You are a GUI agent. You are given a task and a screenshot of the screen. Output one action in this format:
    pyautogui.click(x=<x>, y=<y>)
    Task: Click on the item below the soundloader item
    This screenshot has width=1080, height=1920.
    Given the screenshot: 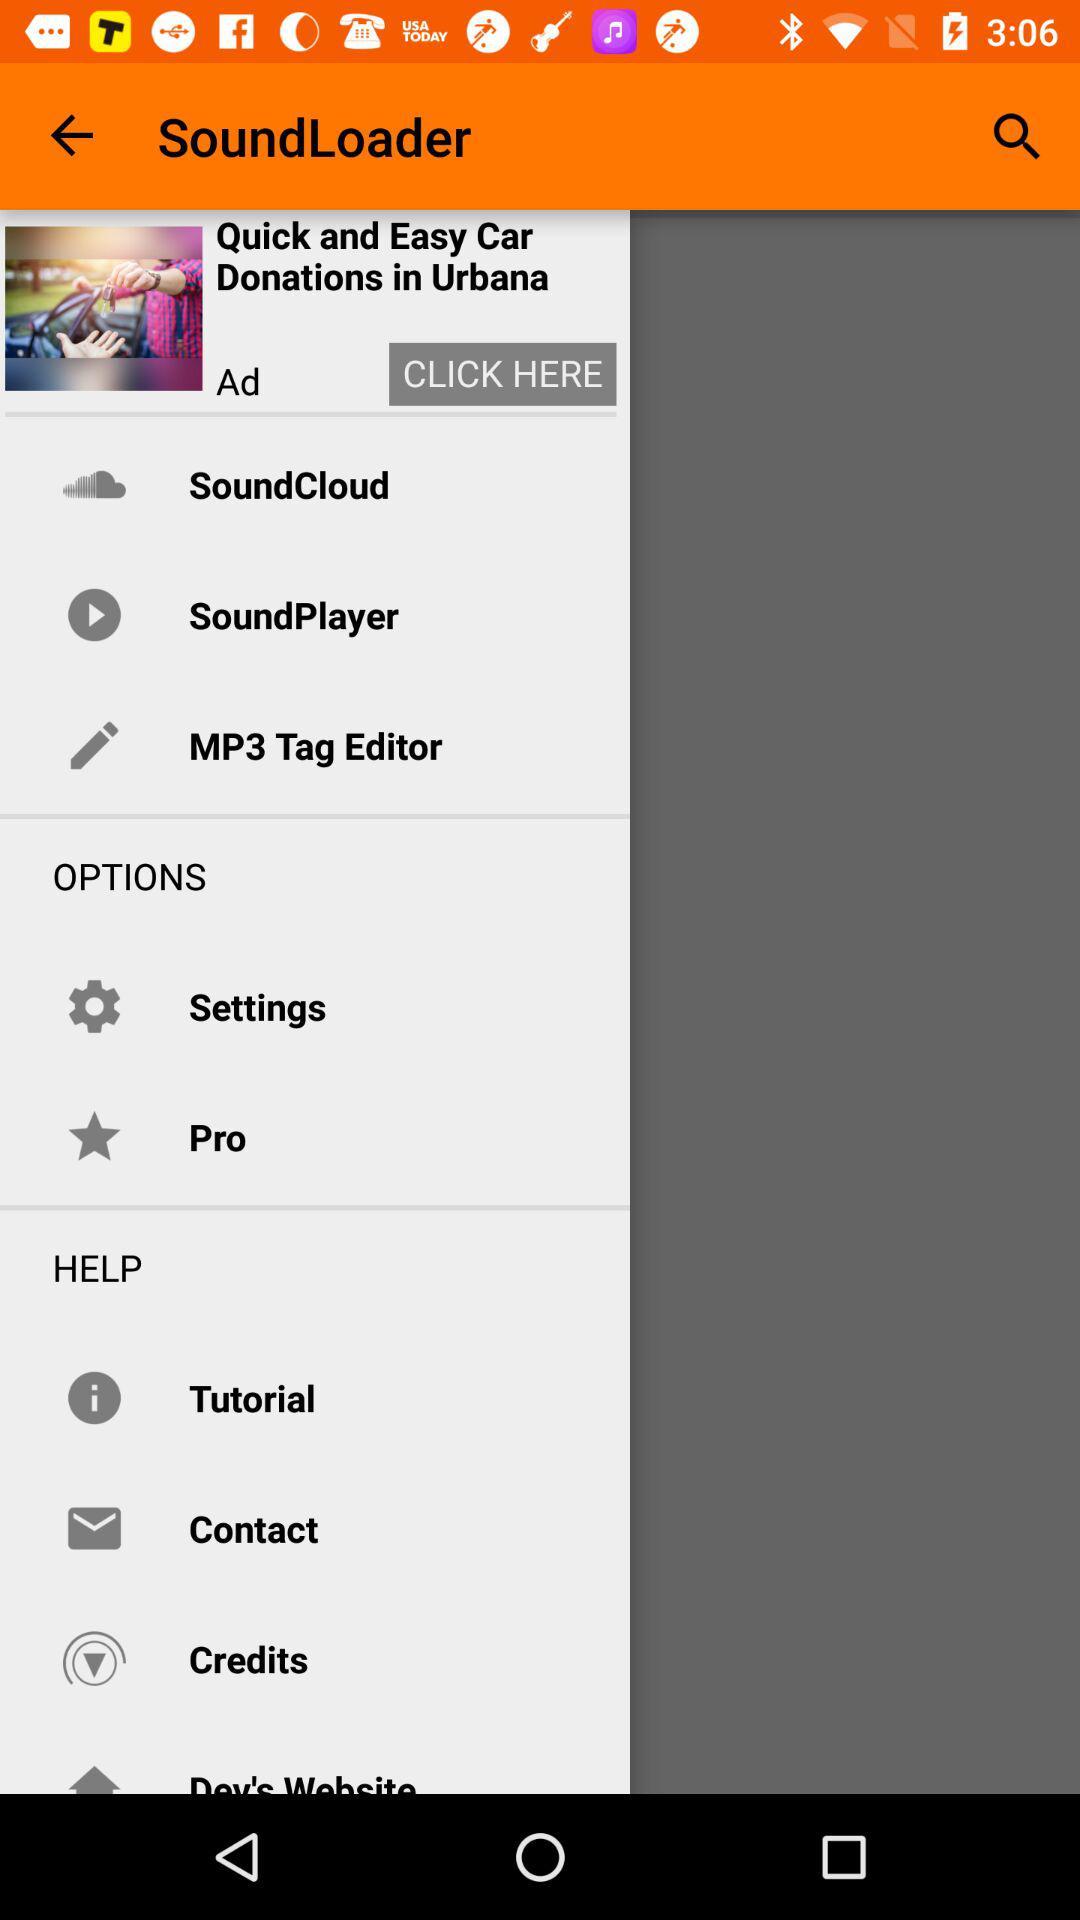 What is the action you would take?
    pyautogui.click(x=415, y=255)
    